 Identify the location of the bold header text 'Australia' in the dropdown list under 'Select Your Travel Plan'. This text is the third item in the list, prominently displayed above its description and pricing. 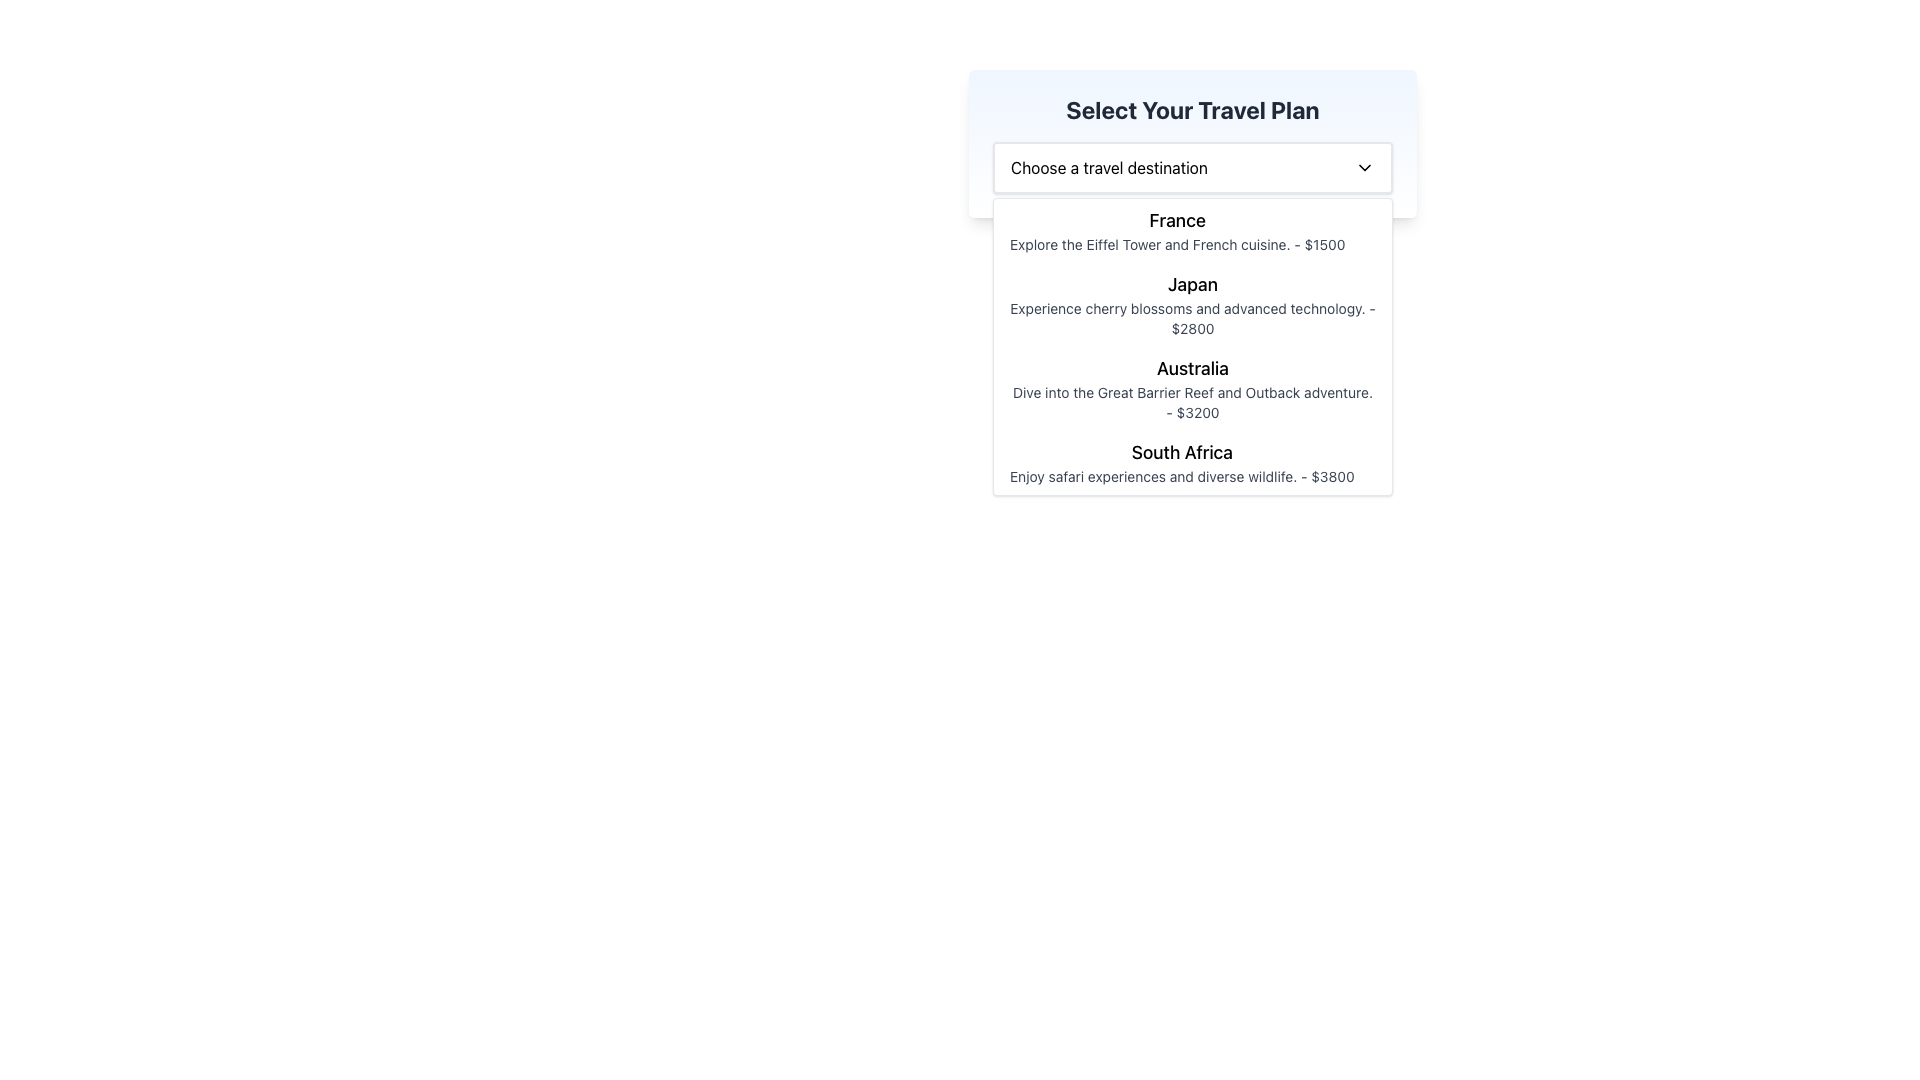
(1193, 369).